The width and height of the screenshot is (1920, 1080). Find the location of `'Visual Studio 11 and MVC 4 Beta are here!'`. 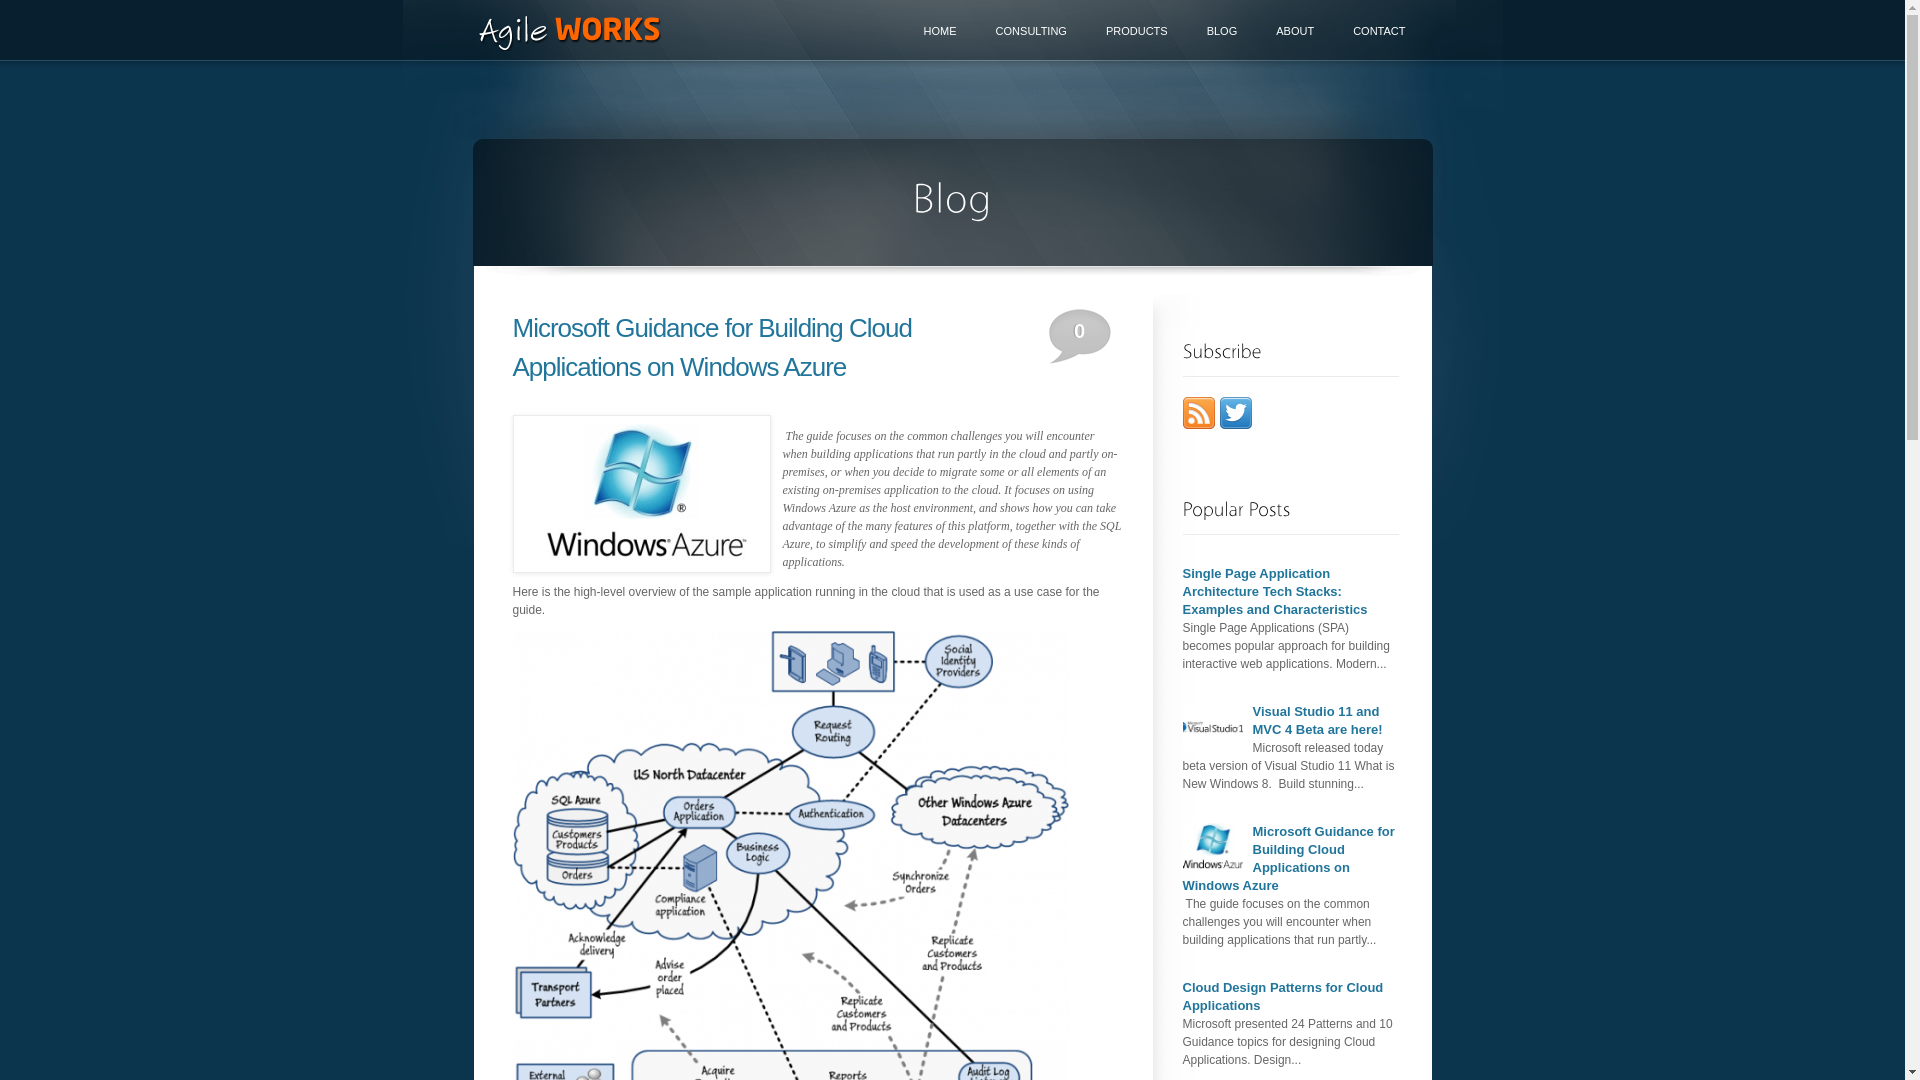

'Visual Studio 11 and MVC 4 Beta are here!' is located at coordinates (1316, 720).